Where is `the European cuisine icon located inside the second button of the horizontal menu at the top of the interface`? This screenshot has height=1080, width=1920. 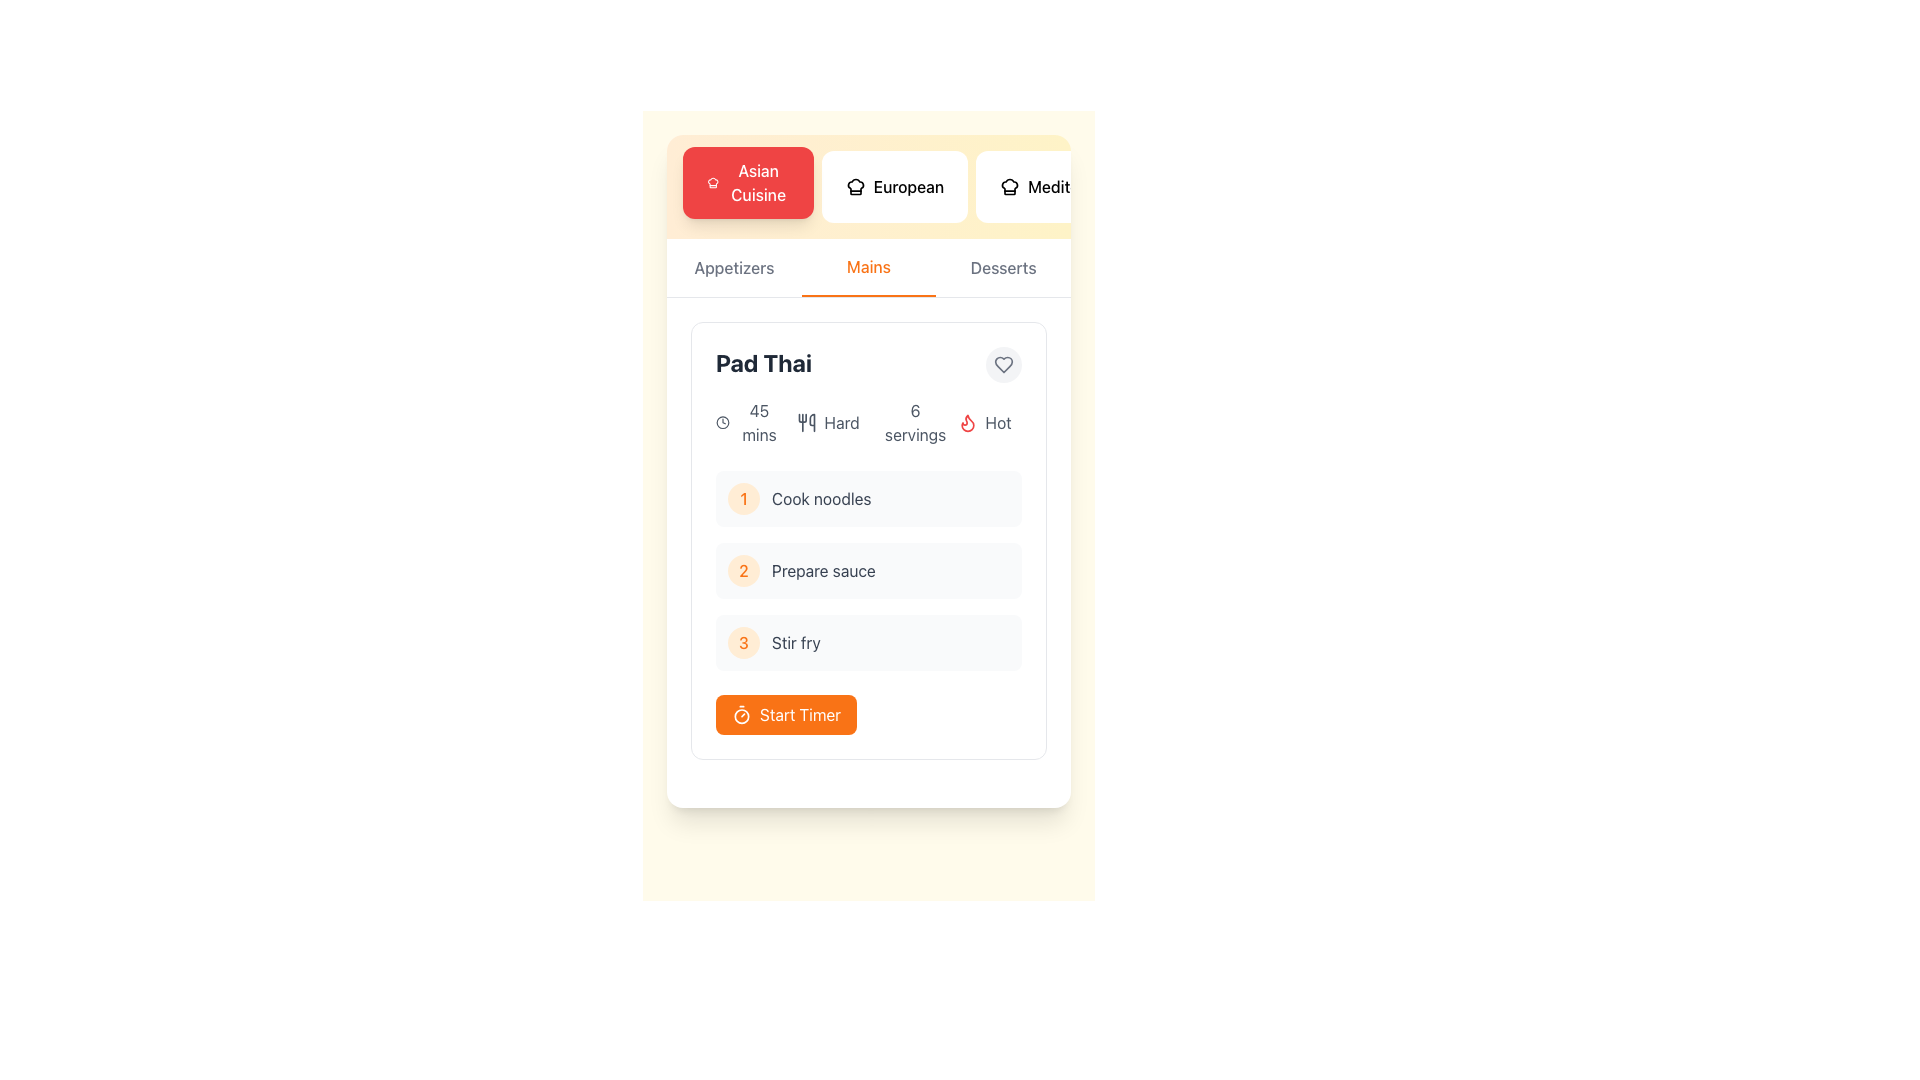 the European cuisine icon located inside the second button of the horizontal menu at the top of the interface is located at coordinates (855, 186).